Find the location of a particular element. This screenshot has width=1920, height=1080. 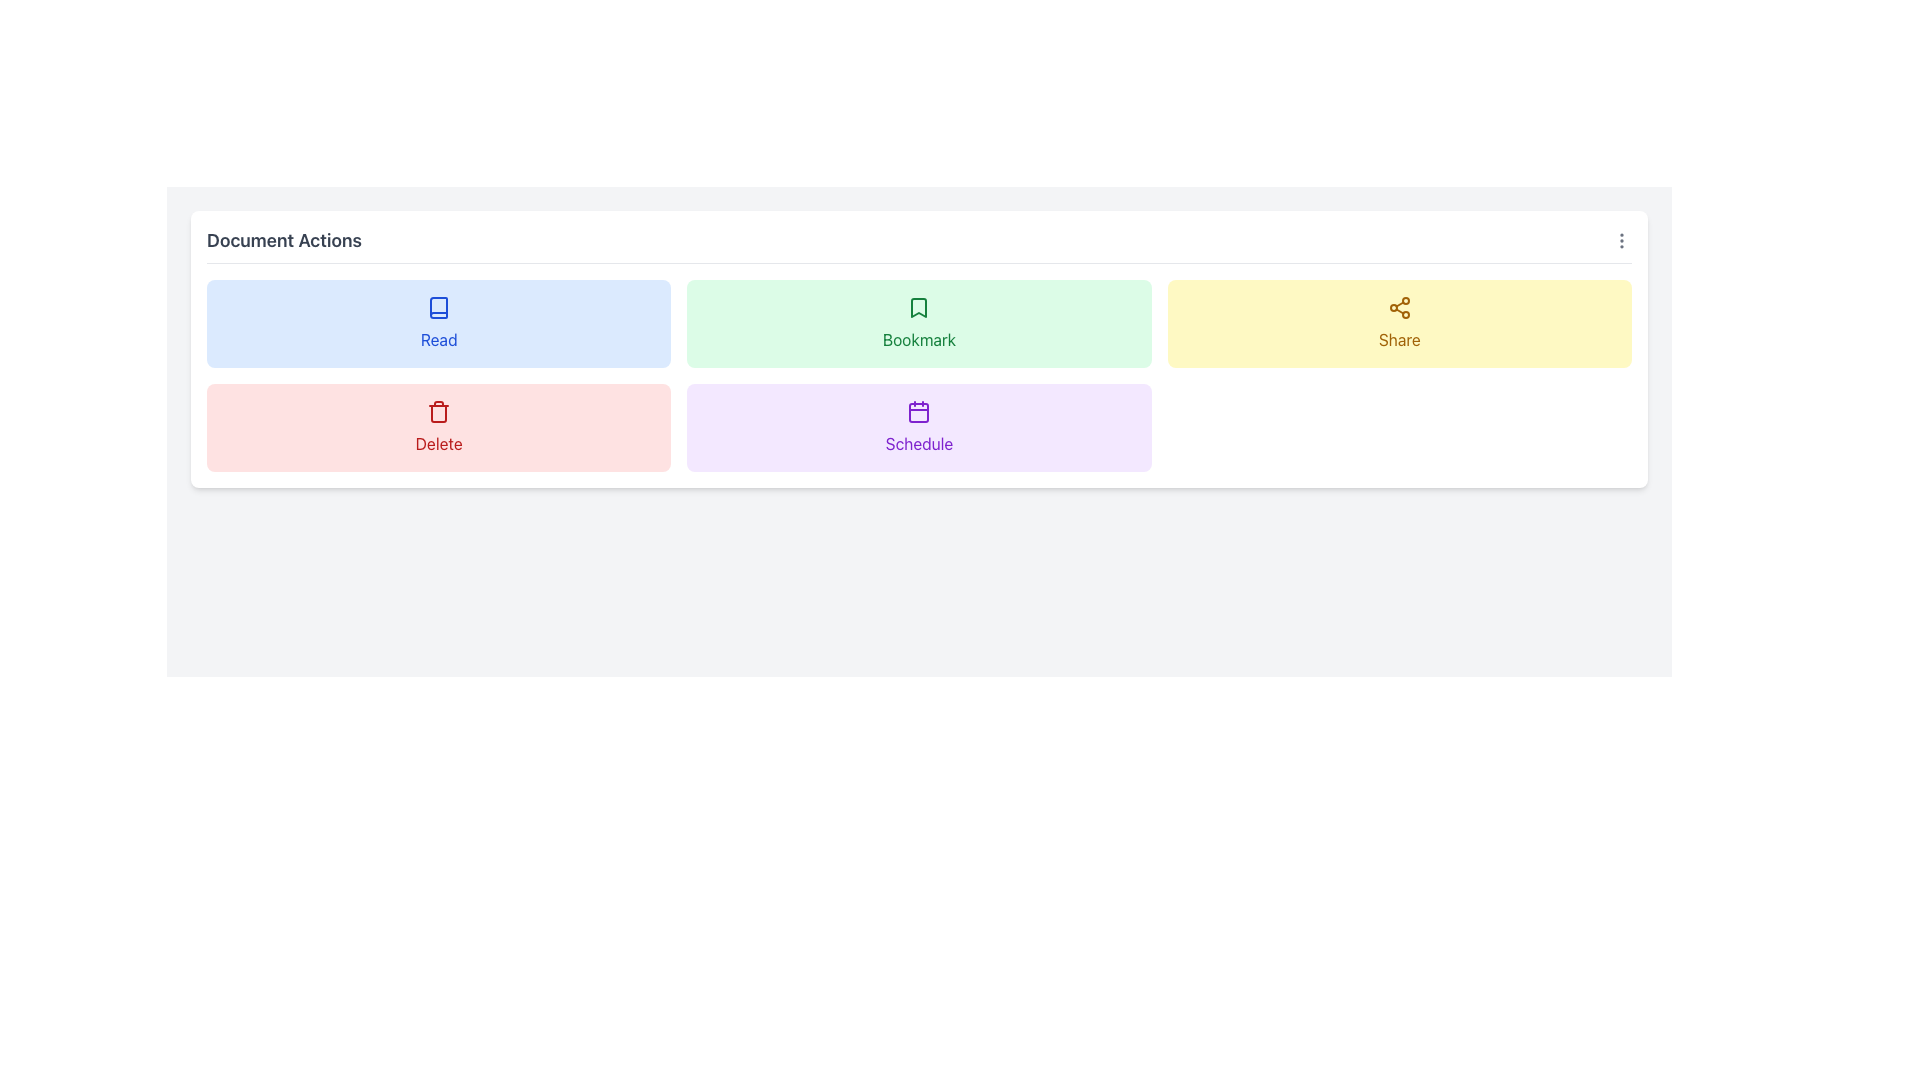

the green bookmark icon located at the center of the 'Bookmark' button, which is the middle button on the top row of a grid of buttons is located at coordinates (918, 308).